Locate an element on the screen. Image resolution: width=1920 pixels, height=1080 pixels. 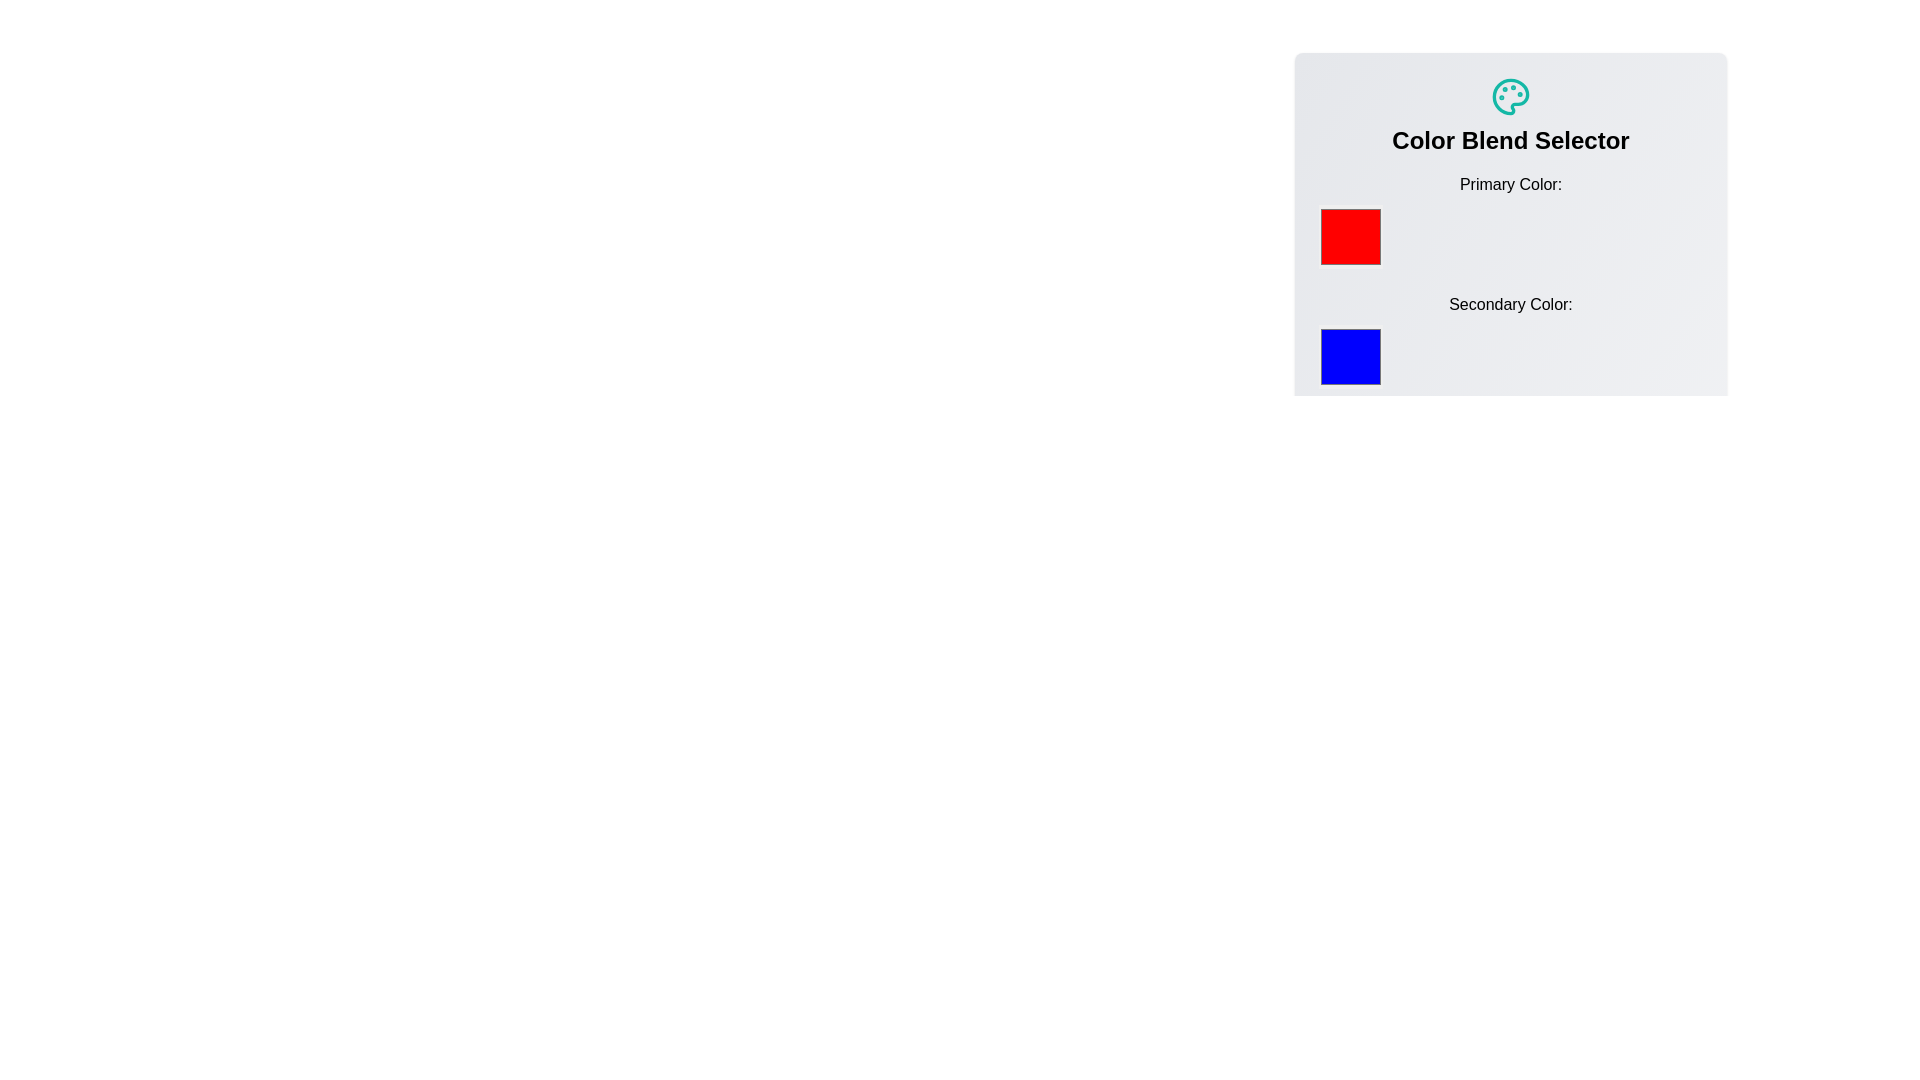
the decorative icon located at the top center of the 'Color Blend Selector' component, directly above the text 'Color Blend Selector' is located at coordinates (1510, 96).